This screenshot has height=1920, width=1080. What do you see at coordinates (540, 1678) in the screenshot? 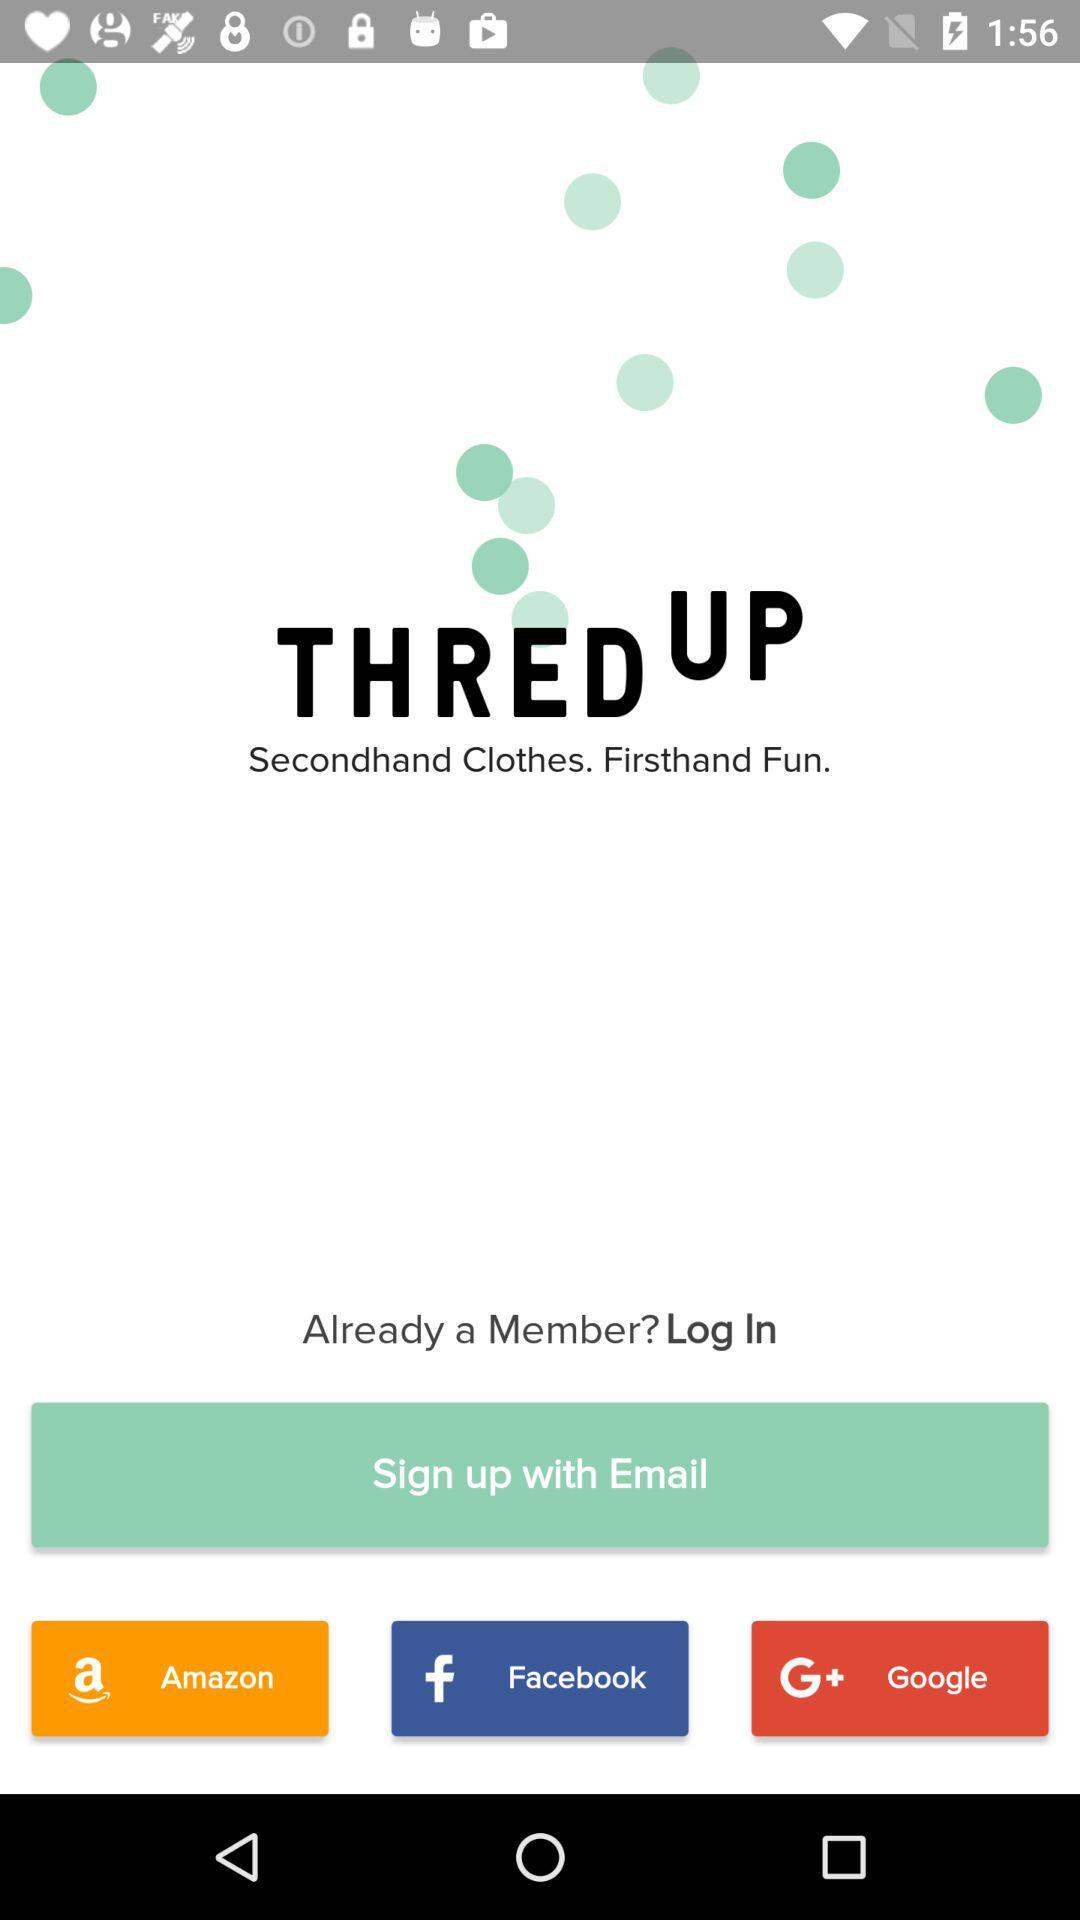
I see `facebook item` at bounding box center [540, 1678].